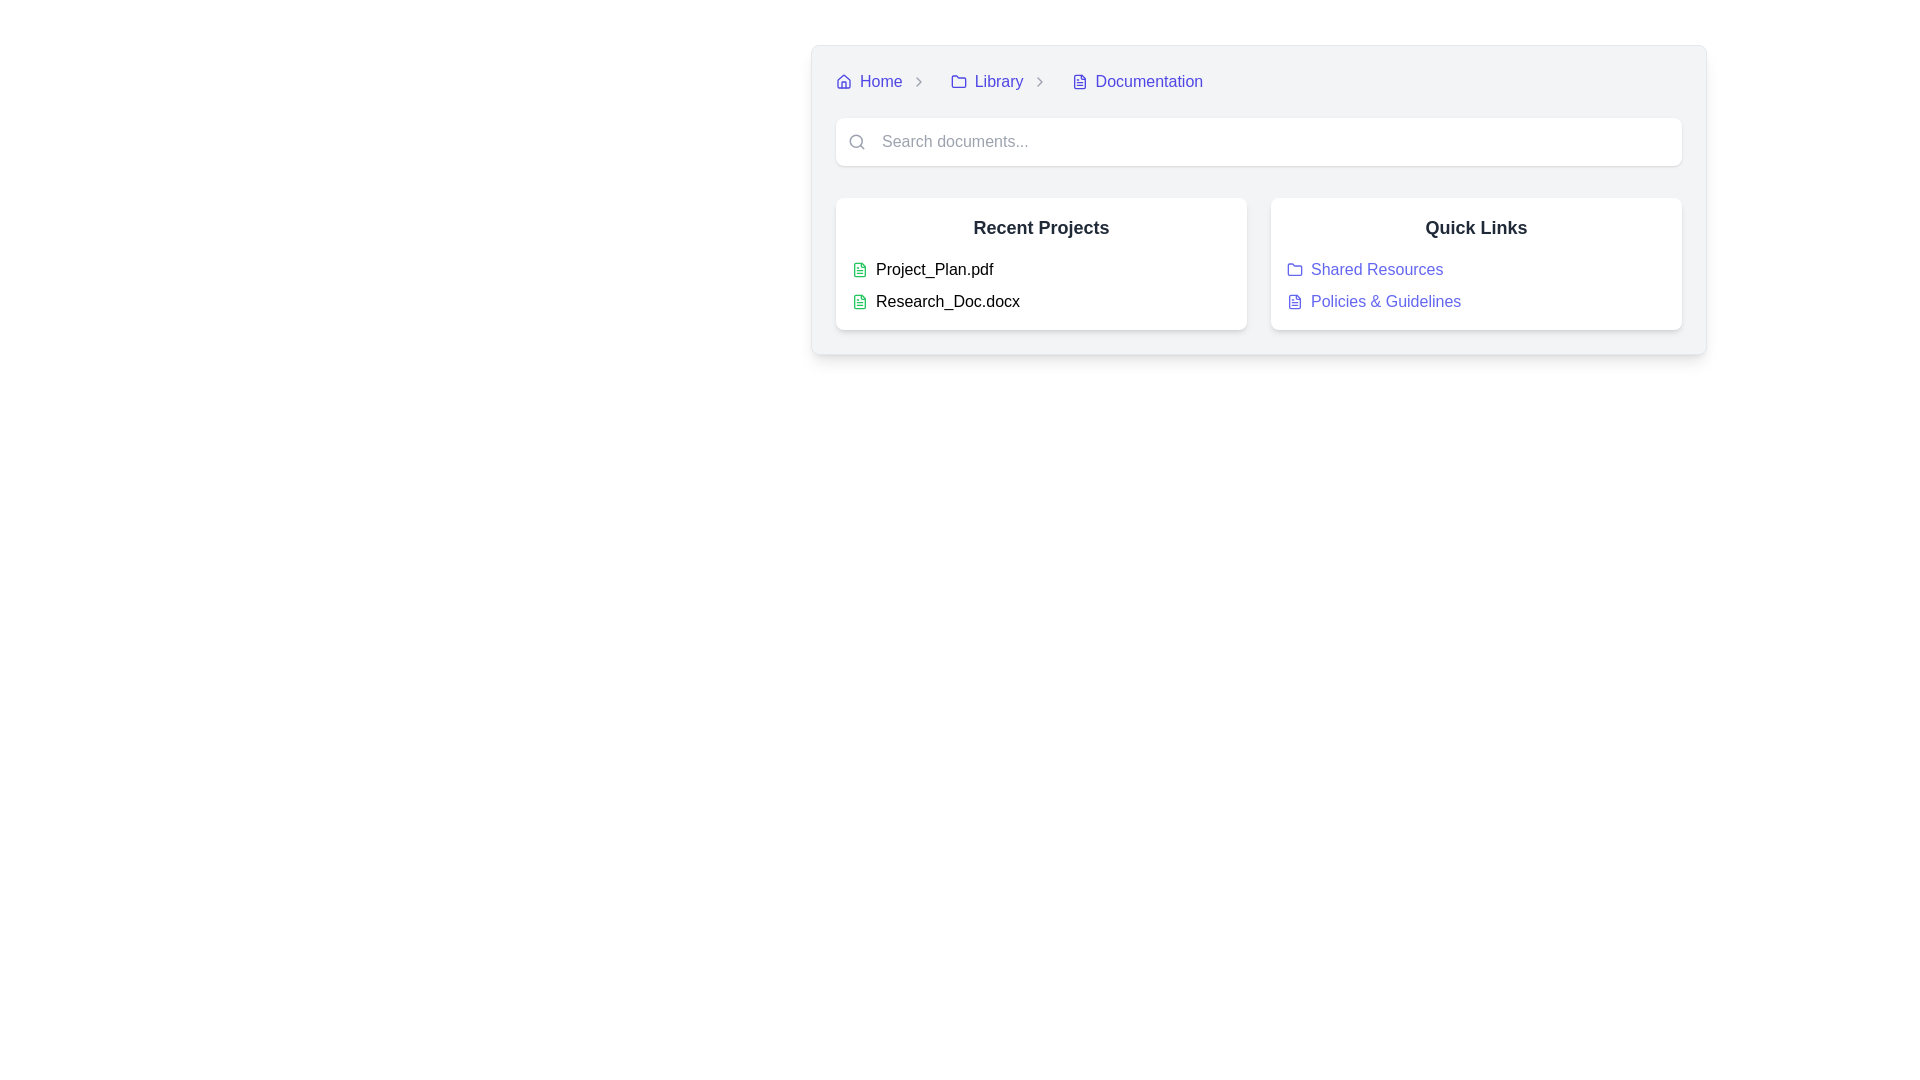  Describe the element at coordinates (1295, 301) in the screenshot. I see `the document icon styled with 'lucide-file-text' located to the left of the 'Policies & Guidelines' text in the 'Quick Links' section` at that location.